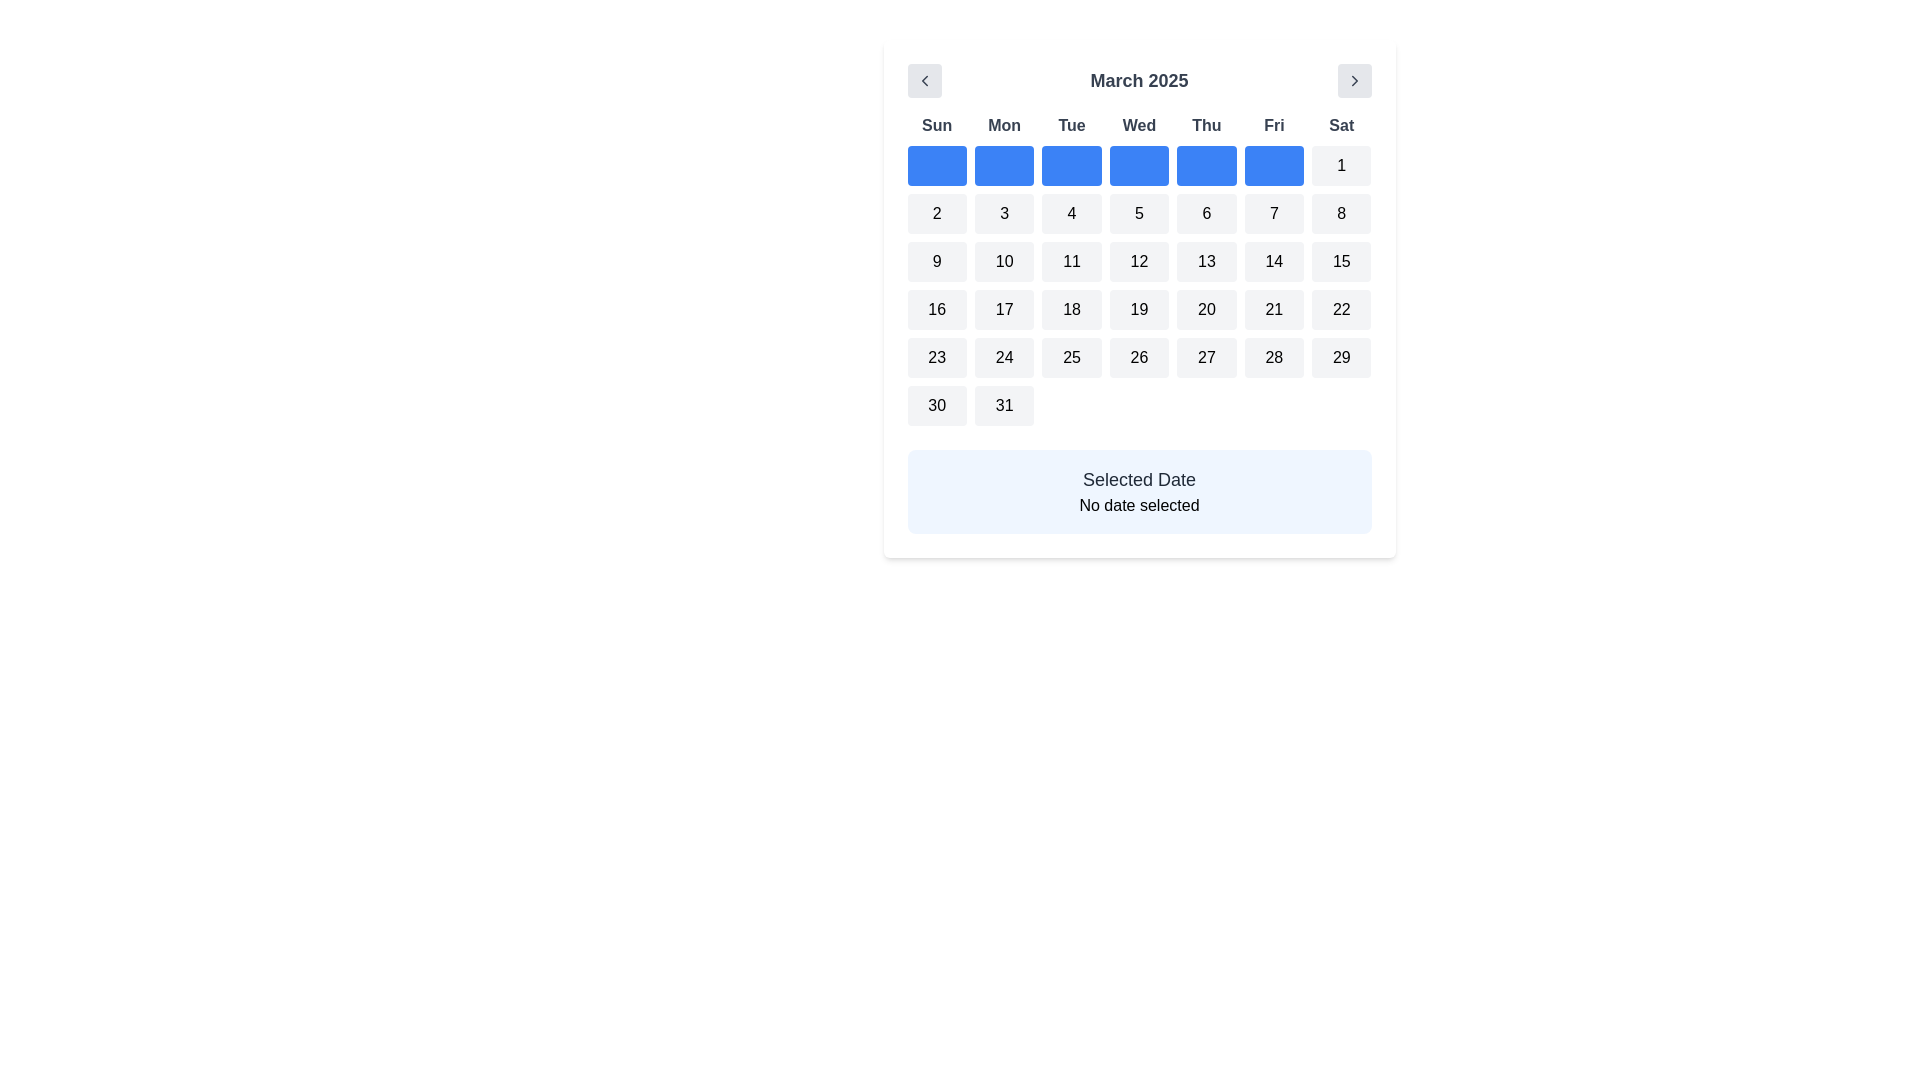 The height and width of the screenshot is (1080, 1920). I want to click on the Text Label that identifies the first day of the week in the calendar, positioned at the top-left of the grid layout, so click(936, 126).